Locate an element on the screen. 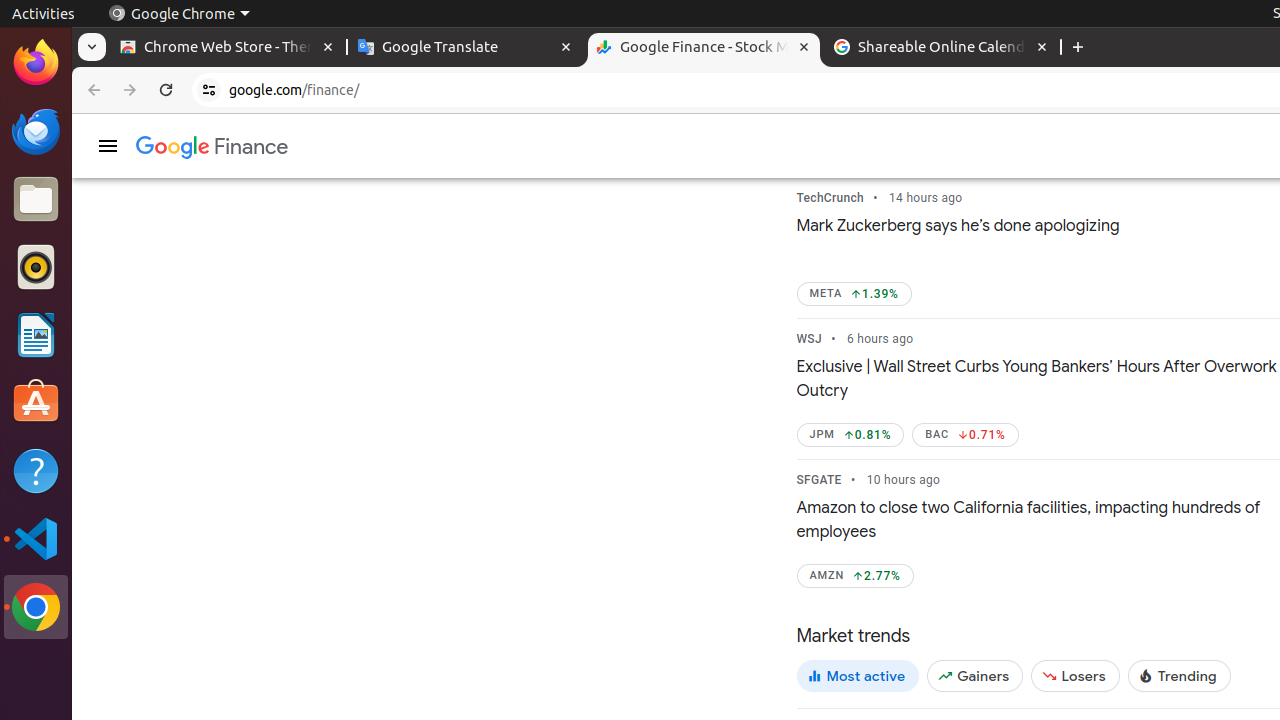 This screenshot has width=1280, height=720. 'Gainers' is located at coordinates (975, 675).